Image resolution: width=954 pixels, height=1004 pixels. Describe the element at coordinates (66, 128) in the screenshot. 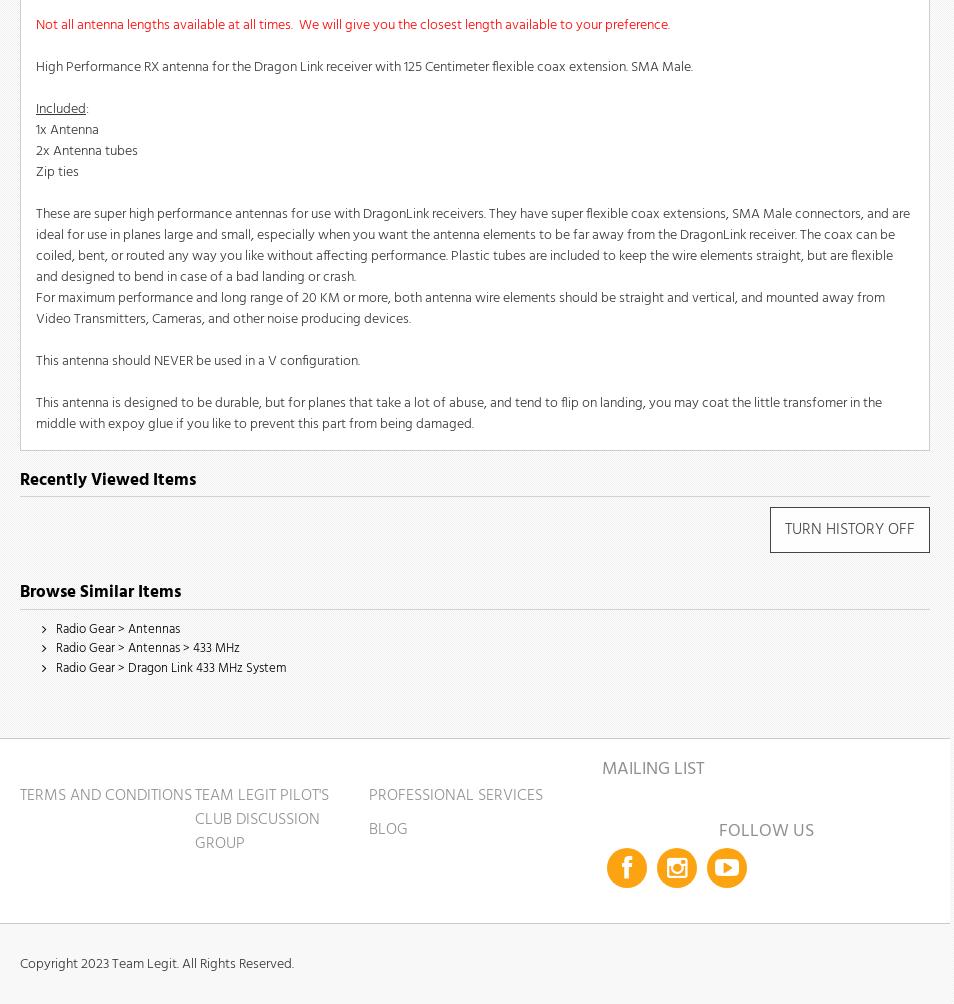

I see `'1x Antenna'` at that location.